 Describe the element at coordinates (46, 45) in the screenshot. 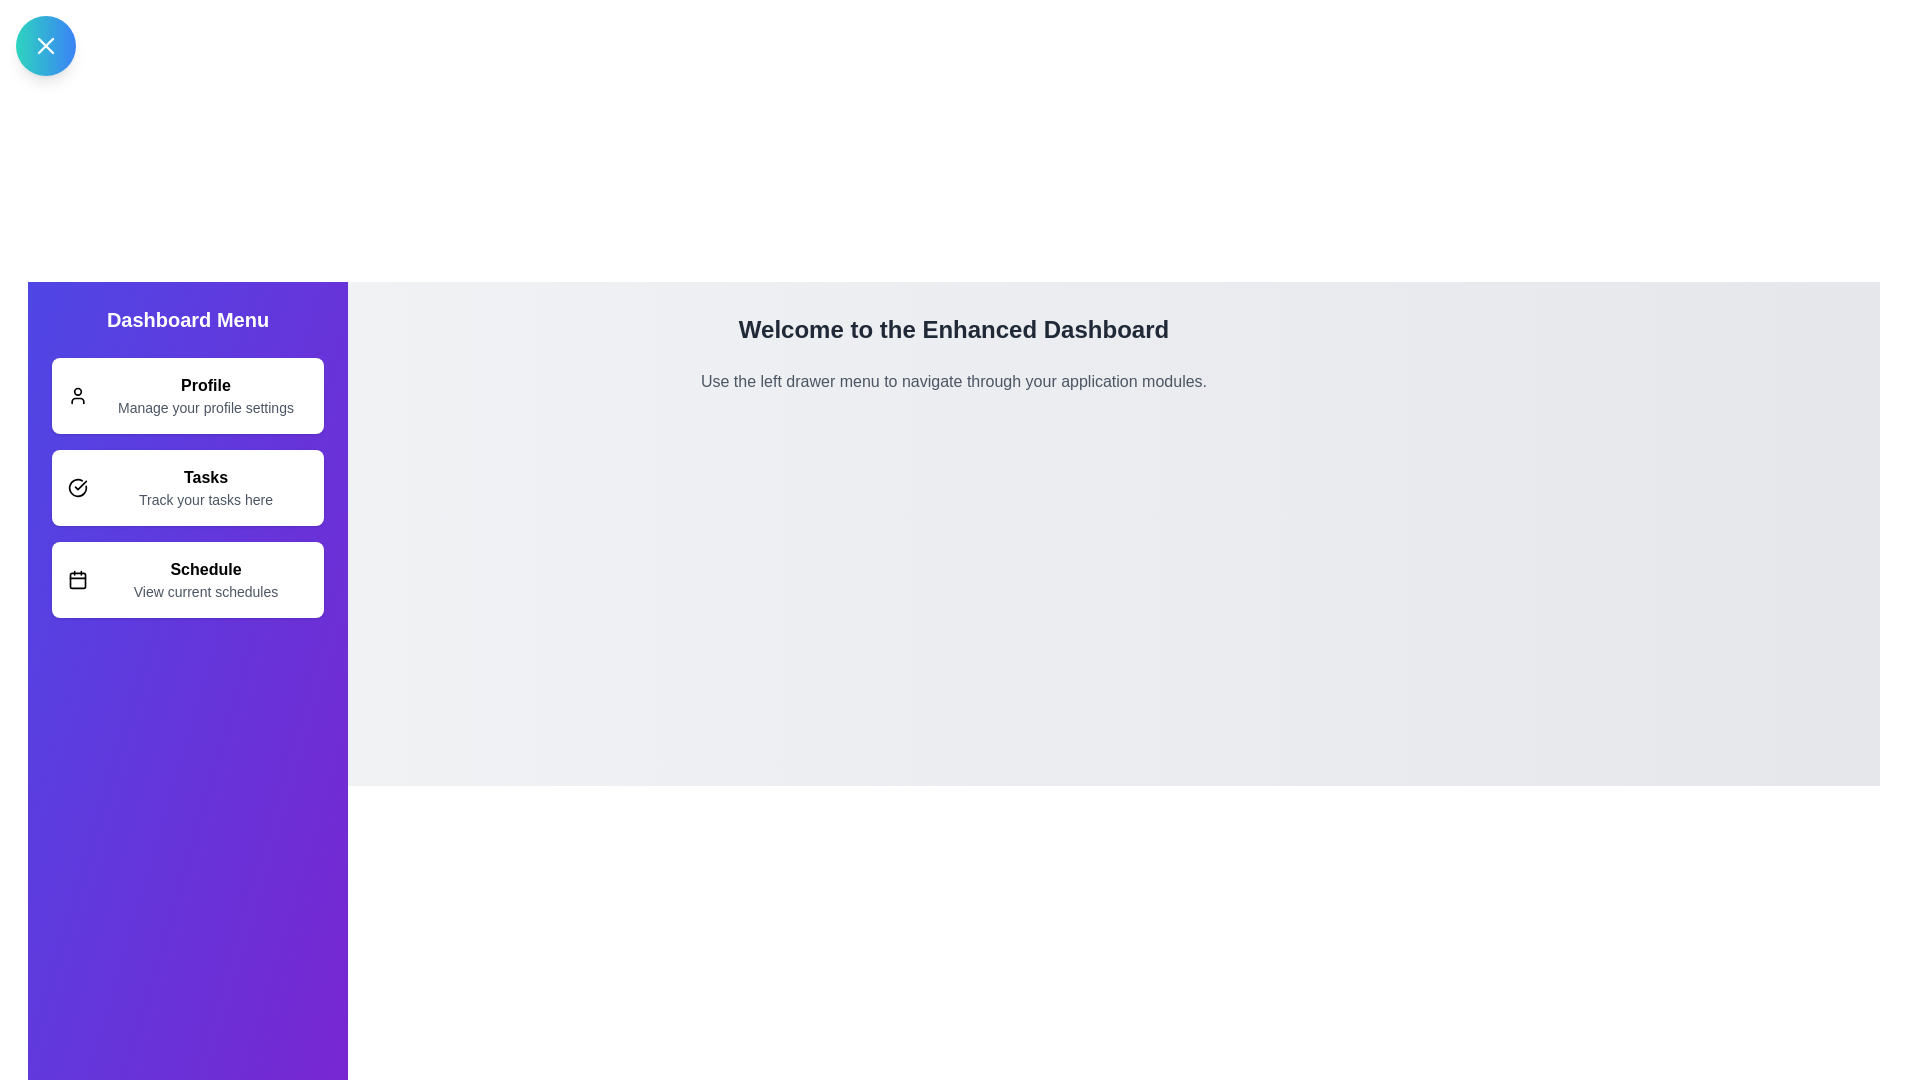

I see `the button in the top-left corner to toggle the drawer open or closed` at that location.